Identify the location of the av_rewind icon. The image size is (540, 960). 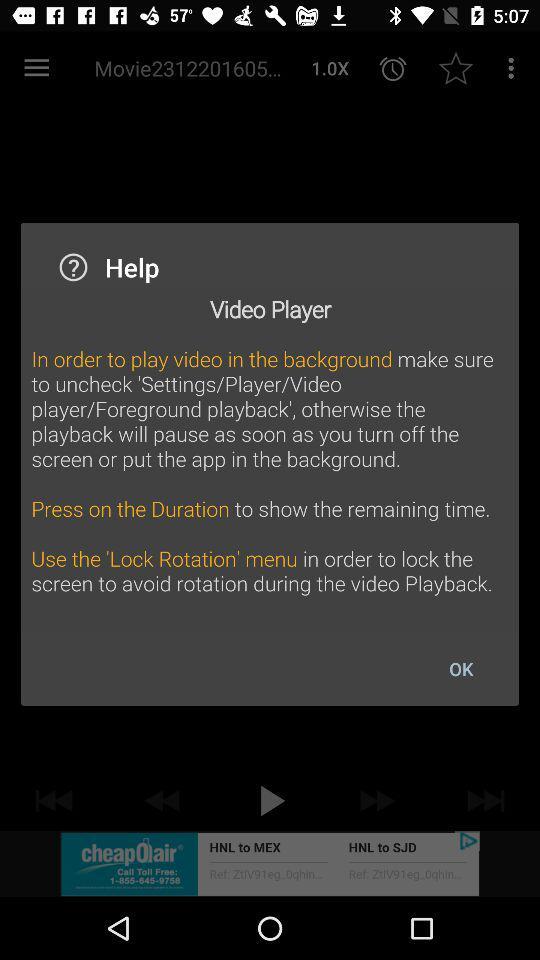
(161, 801).